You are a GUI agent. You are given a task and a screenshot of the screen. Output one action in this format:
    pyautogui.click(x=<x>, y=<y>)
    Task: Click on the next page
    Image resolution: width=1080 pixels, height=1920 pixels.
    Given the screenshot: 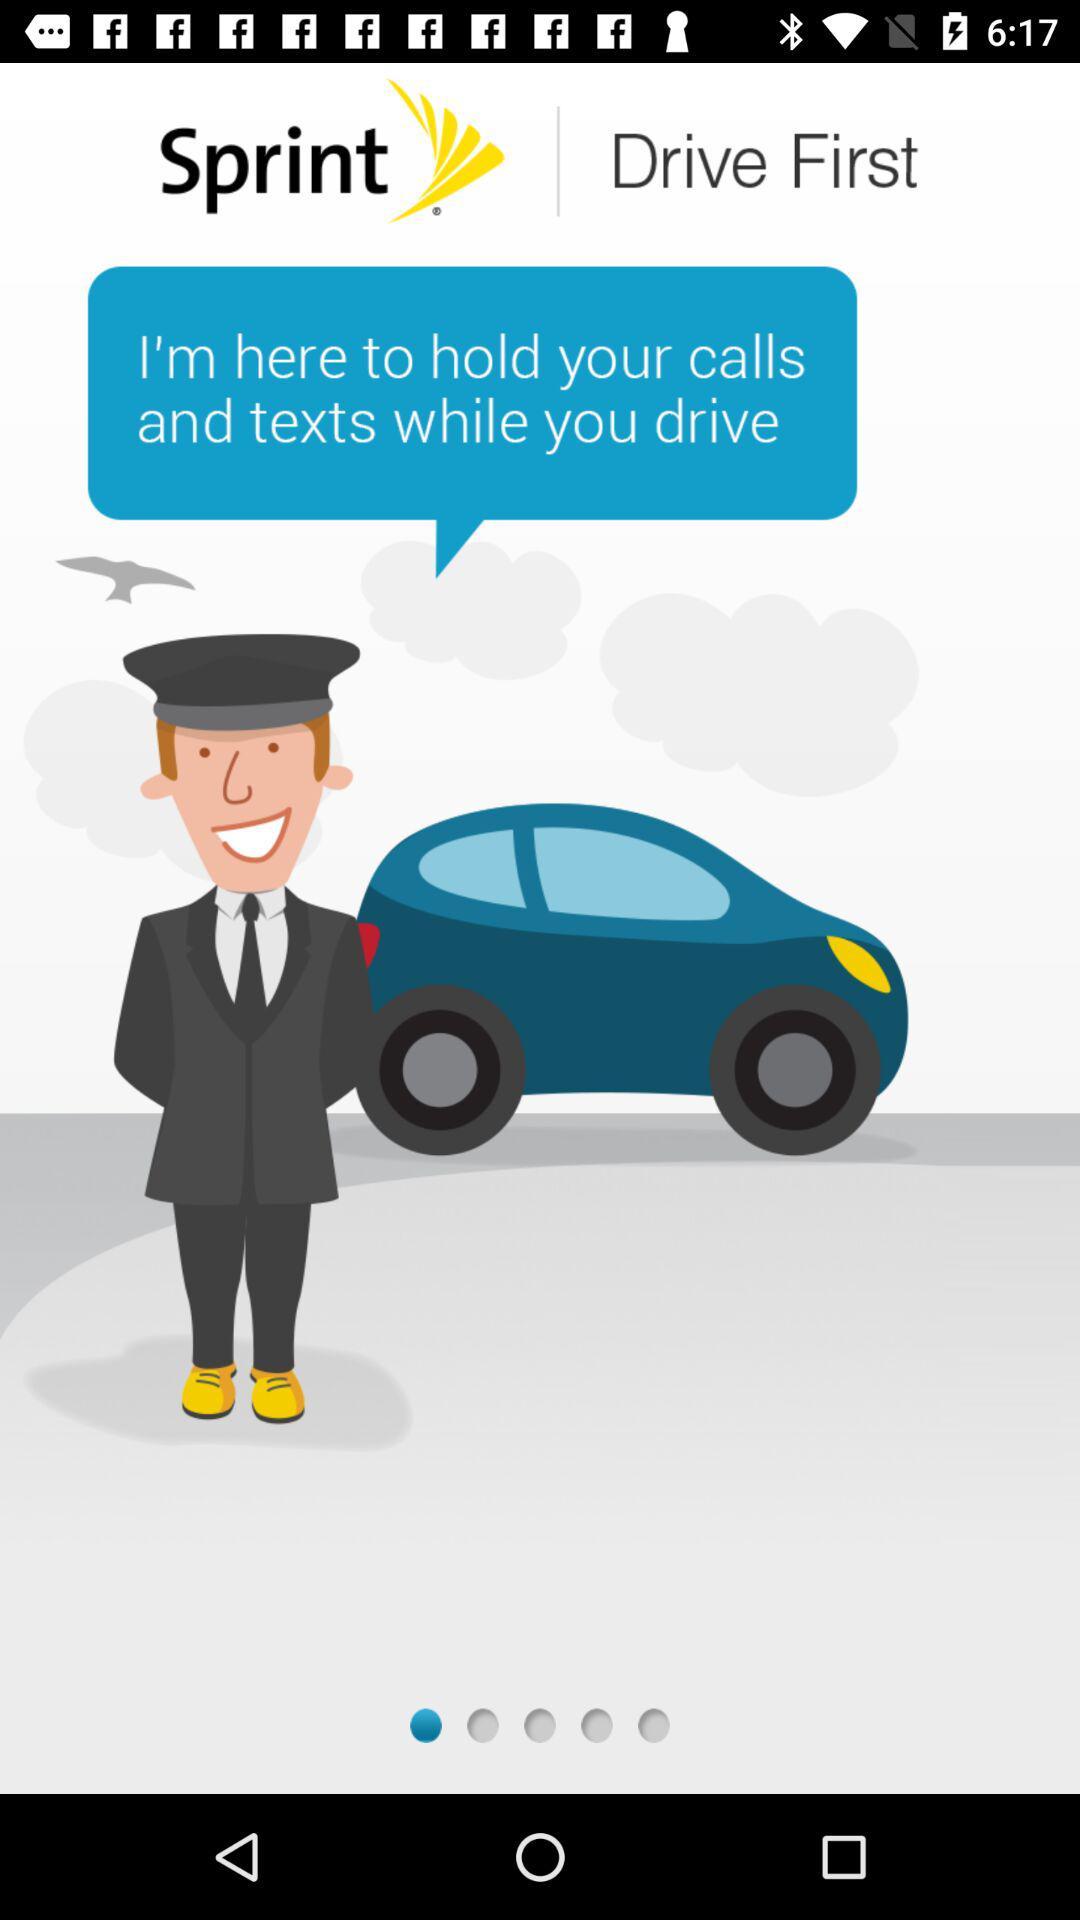 What is the action you would take?
    pyautogui.click(x=482, y=1724)
    